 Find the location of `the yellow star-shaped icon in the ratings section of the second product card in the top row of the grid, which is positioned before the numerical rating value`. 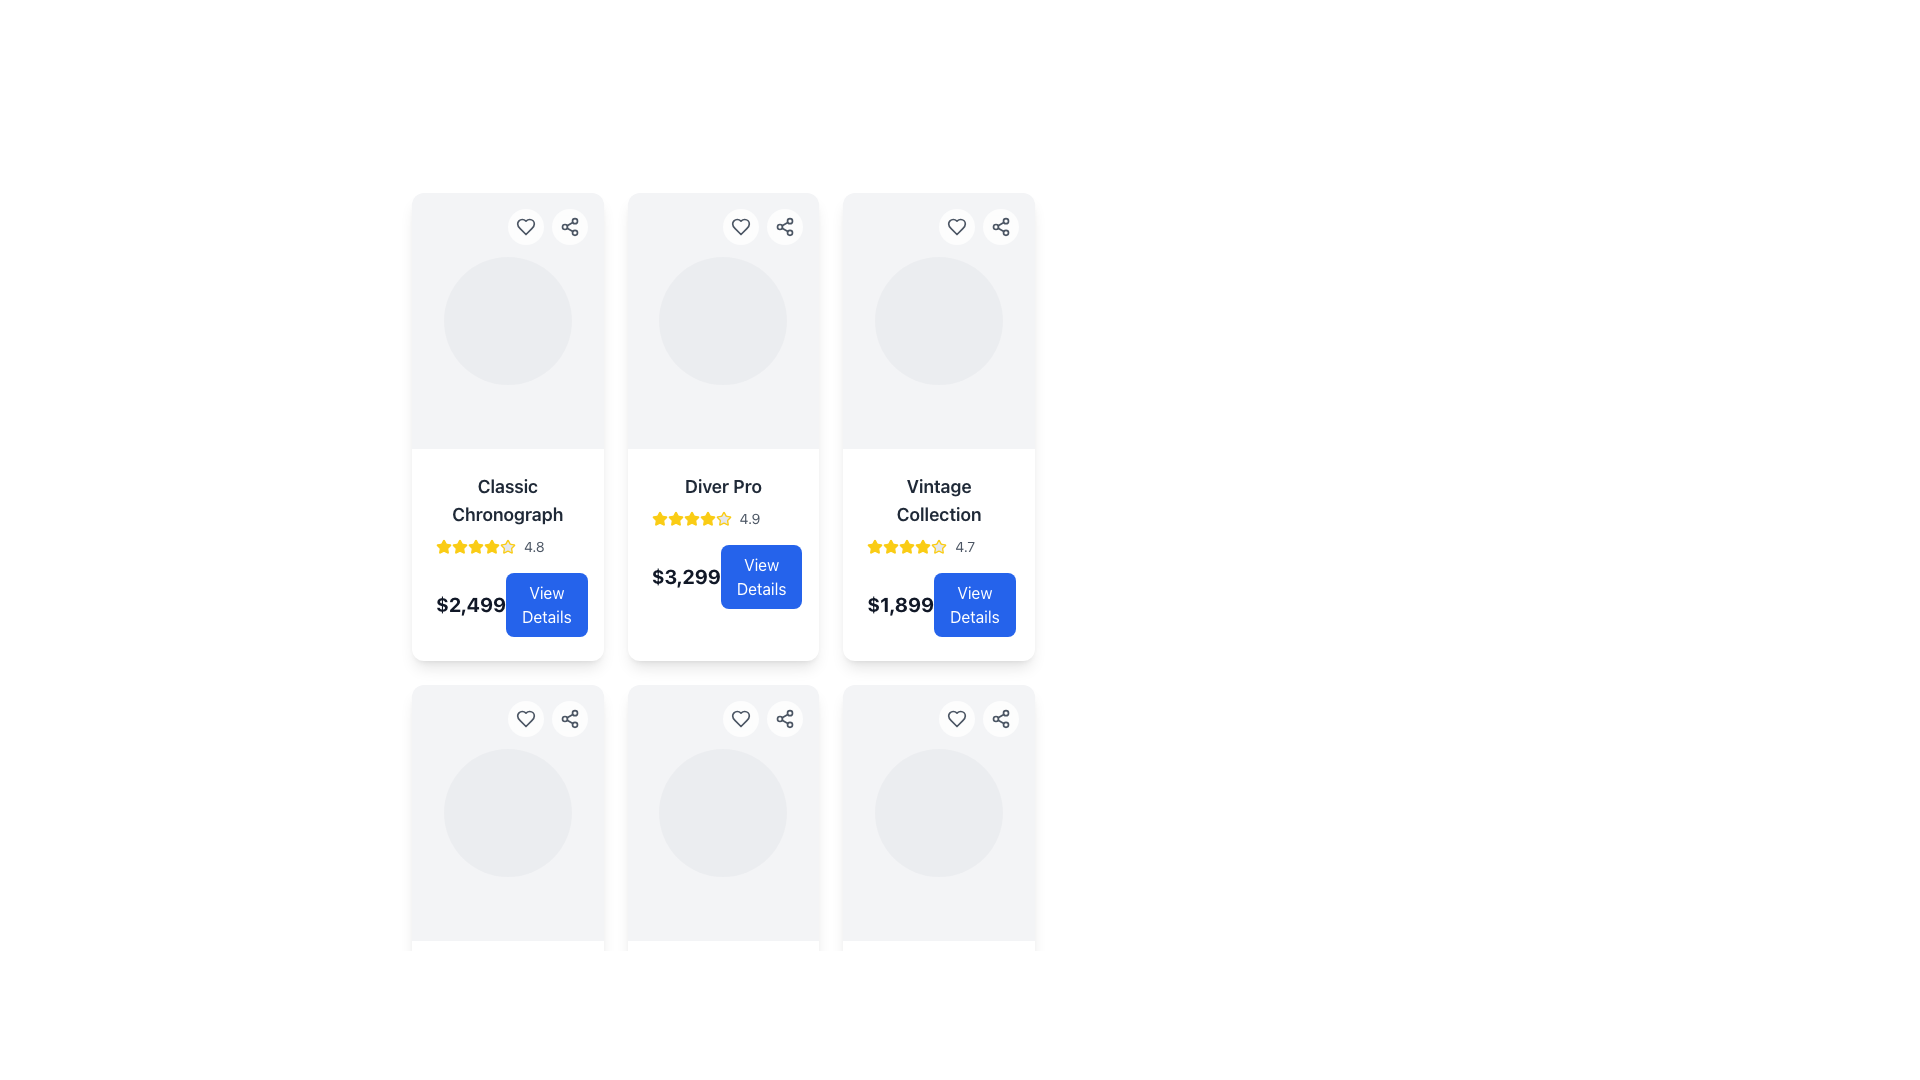

the yellow star-shaped icon in the ratings section of the second product card in the top row of the grid, which is positioned before the numerical rating value is located at coordinates (675, 517).